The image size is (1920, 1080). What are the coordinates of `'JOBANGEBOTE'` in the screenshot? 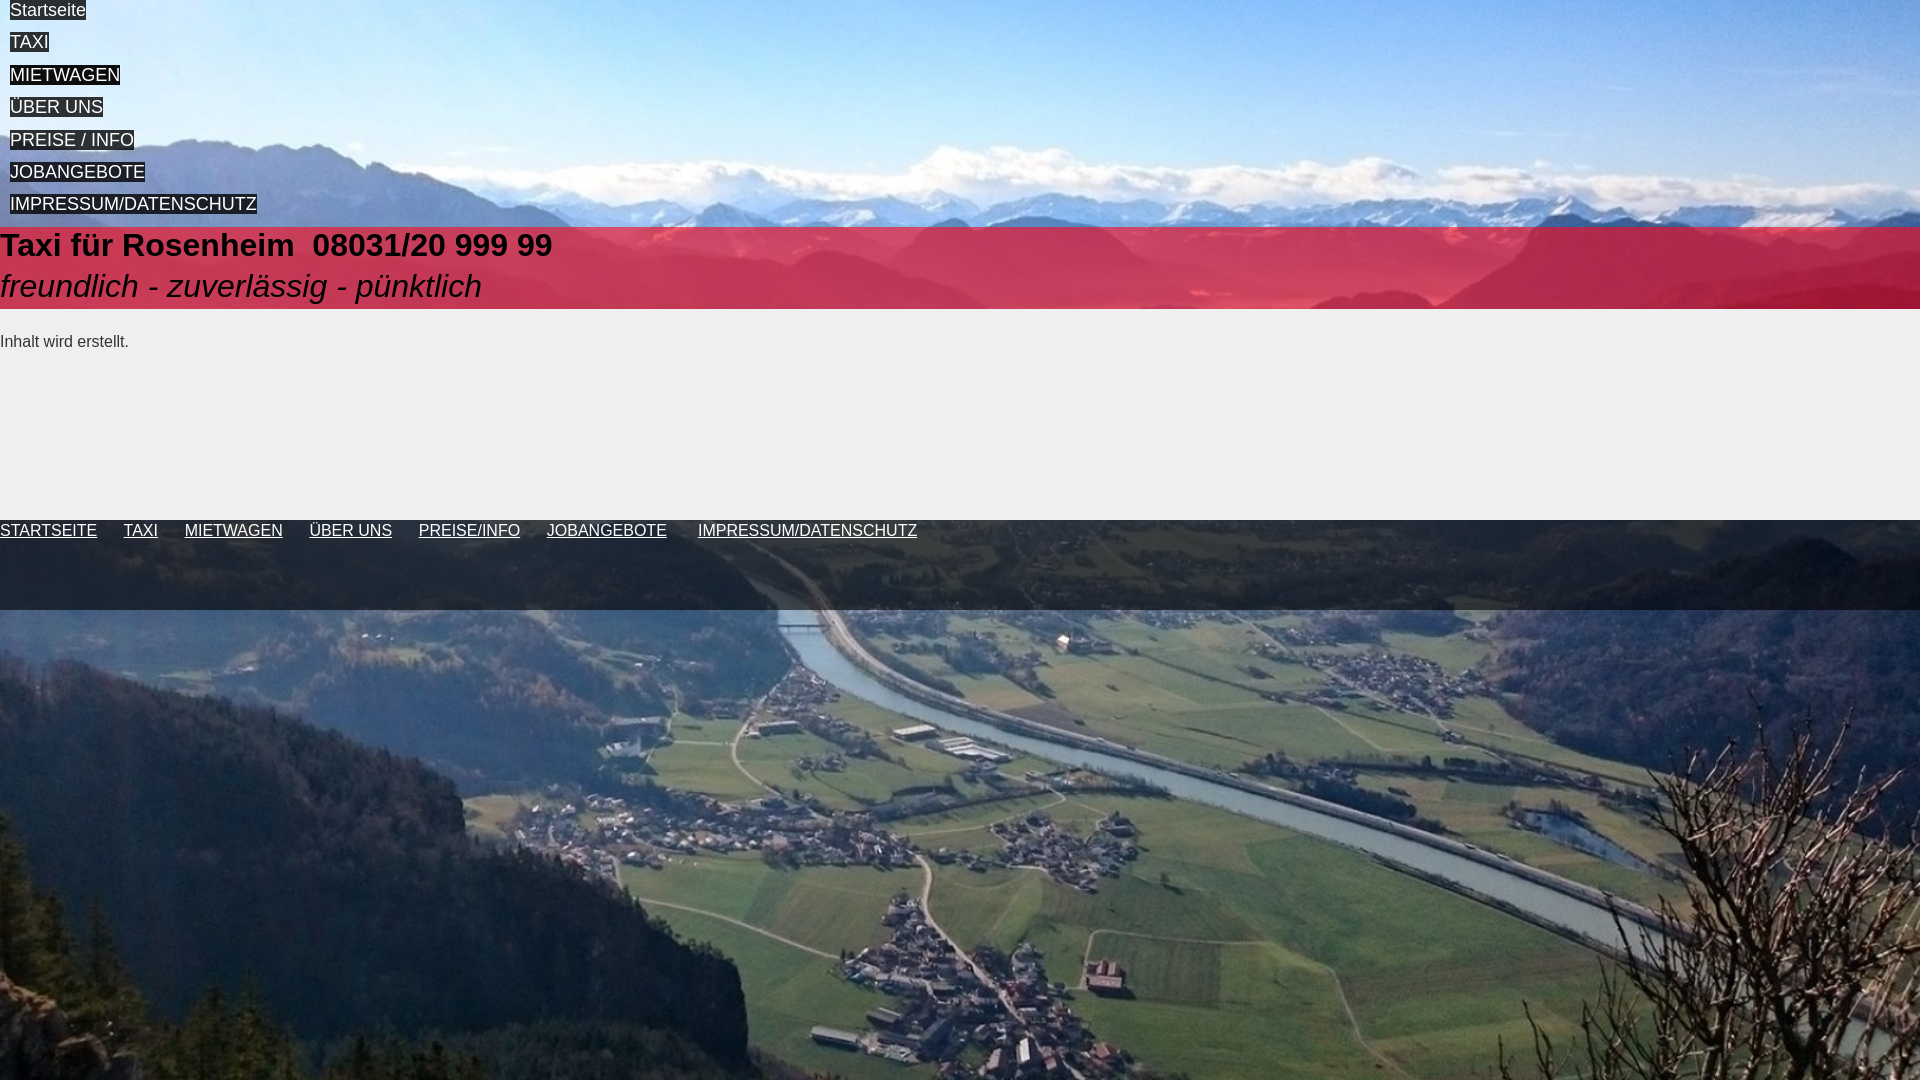 It's located at (77, 171).